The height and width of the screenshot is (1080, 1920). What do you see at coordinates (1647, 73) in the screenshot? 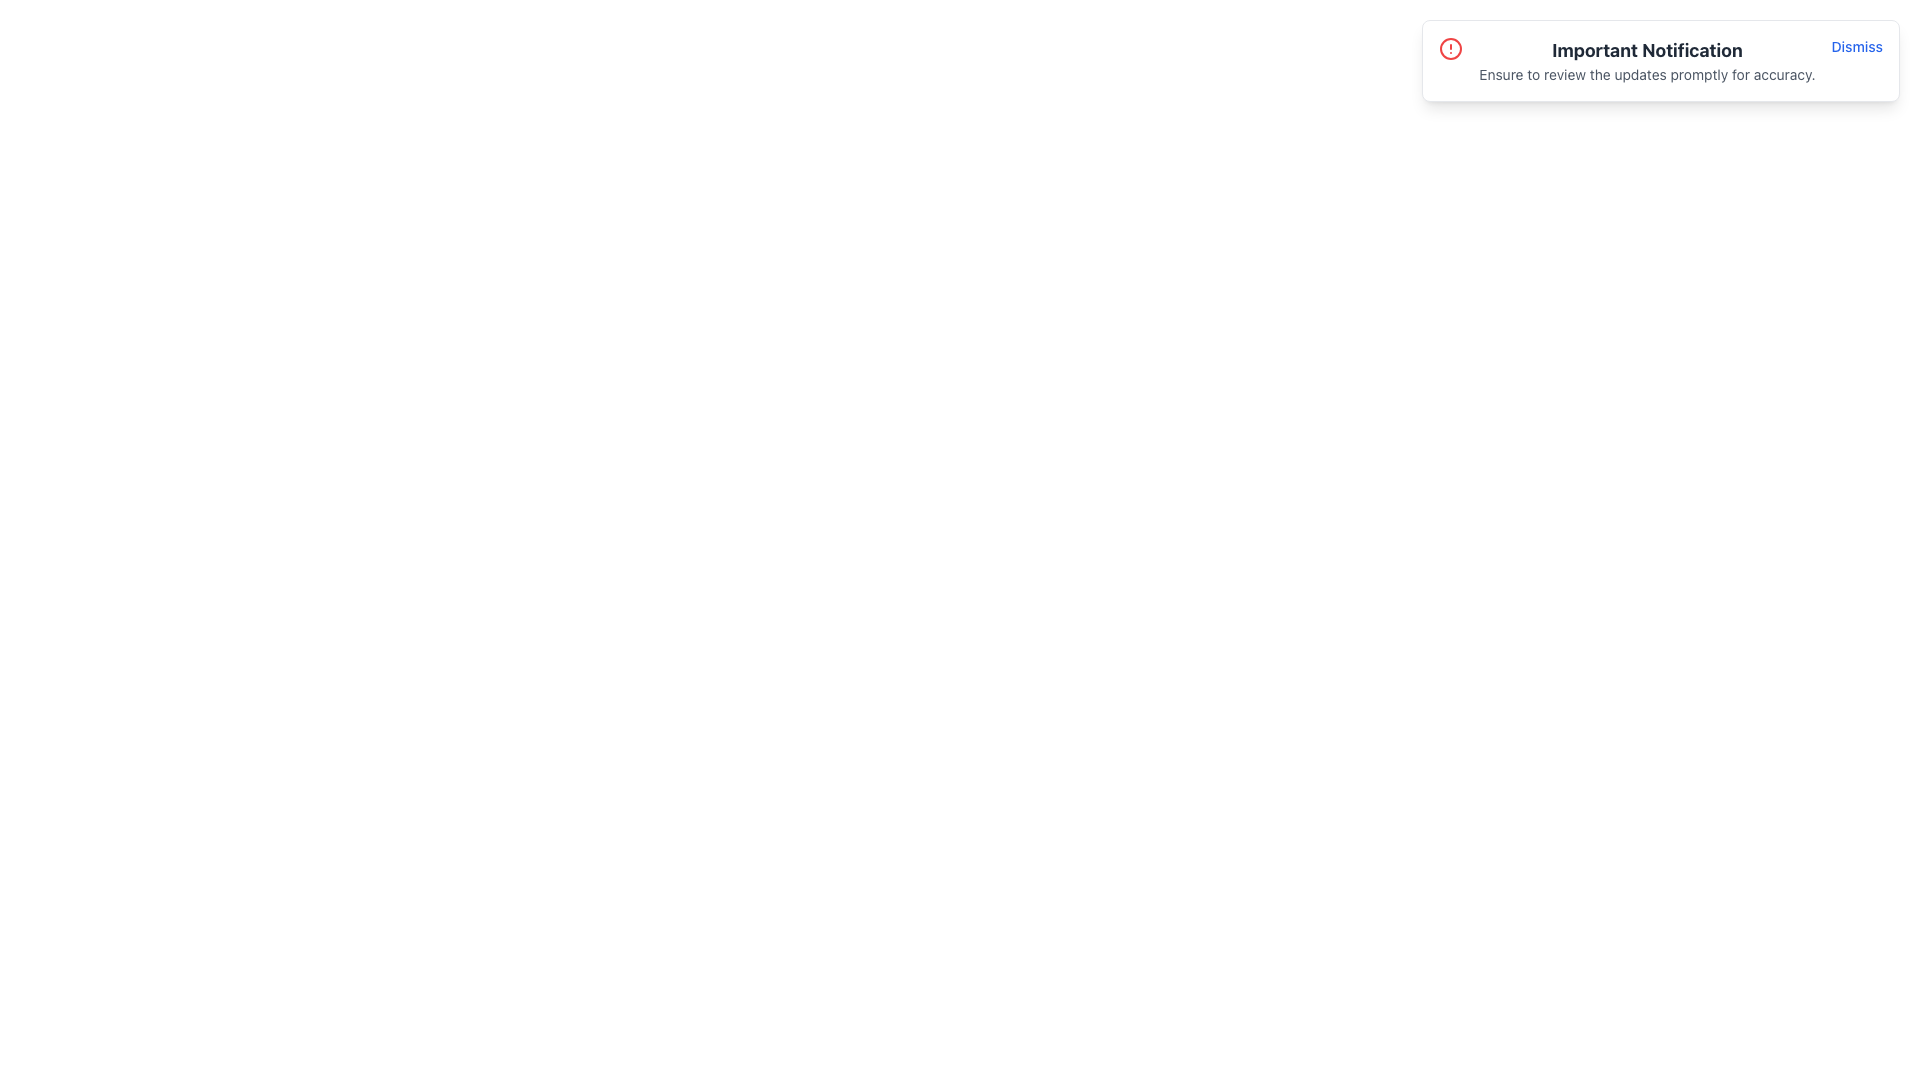
I see `the text providing critical instructions located in the bottom part of the notification box, positioned directly below the 'Important Notification' text` at bounding box center [1647, 73].